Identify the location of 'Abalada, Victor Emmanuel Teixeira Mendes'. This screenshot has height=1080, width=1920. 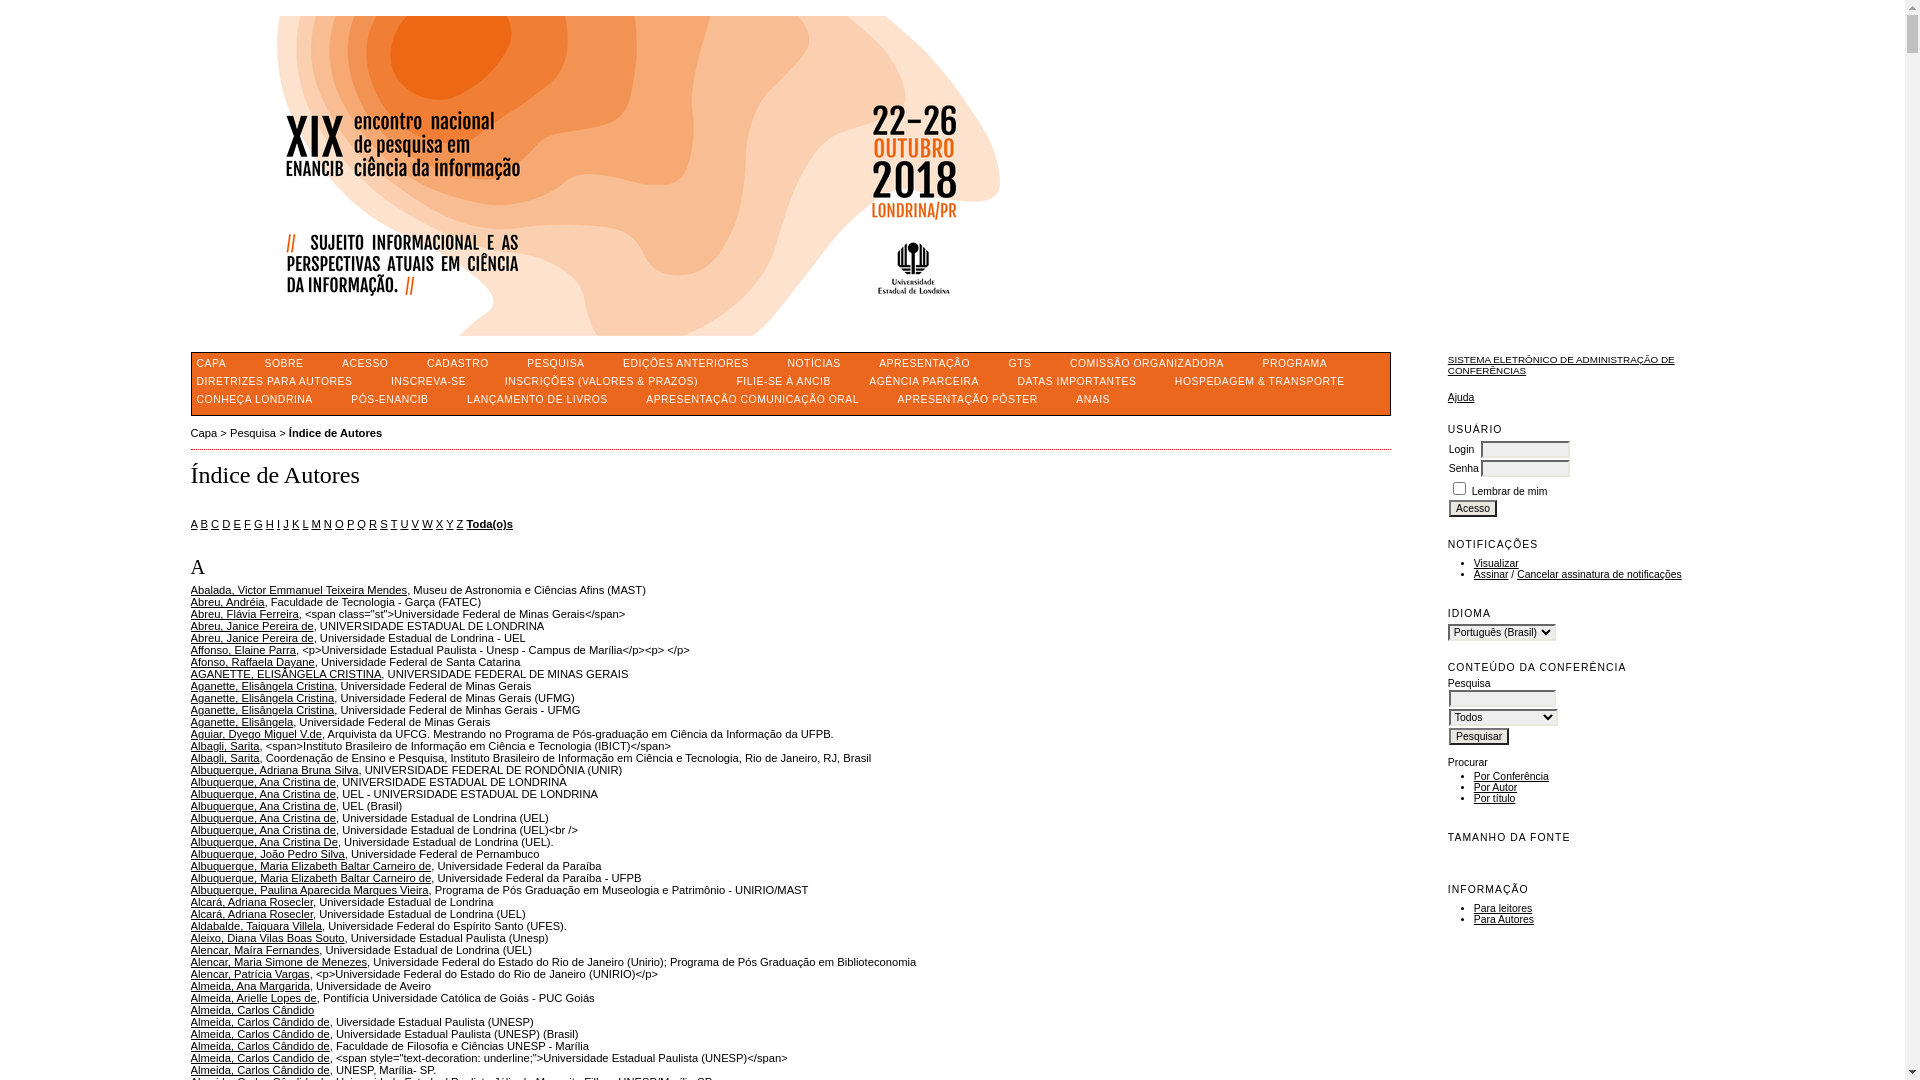
(297, 589).